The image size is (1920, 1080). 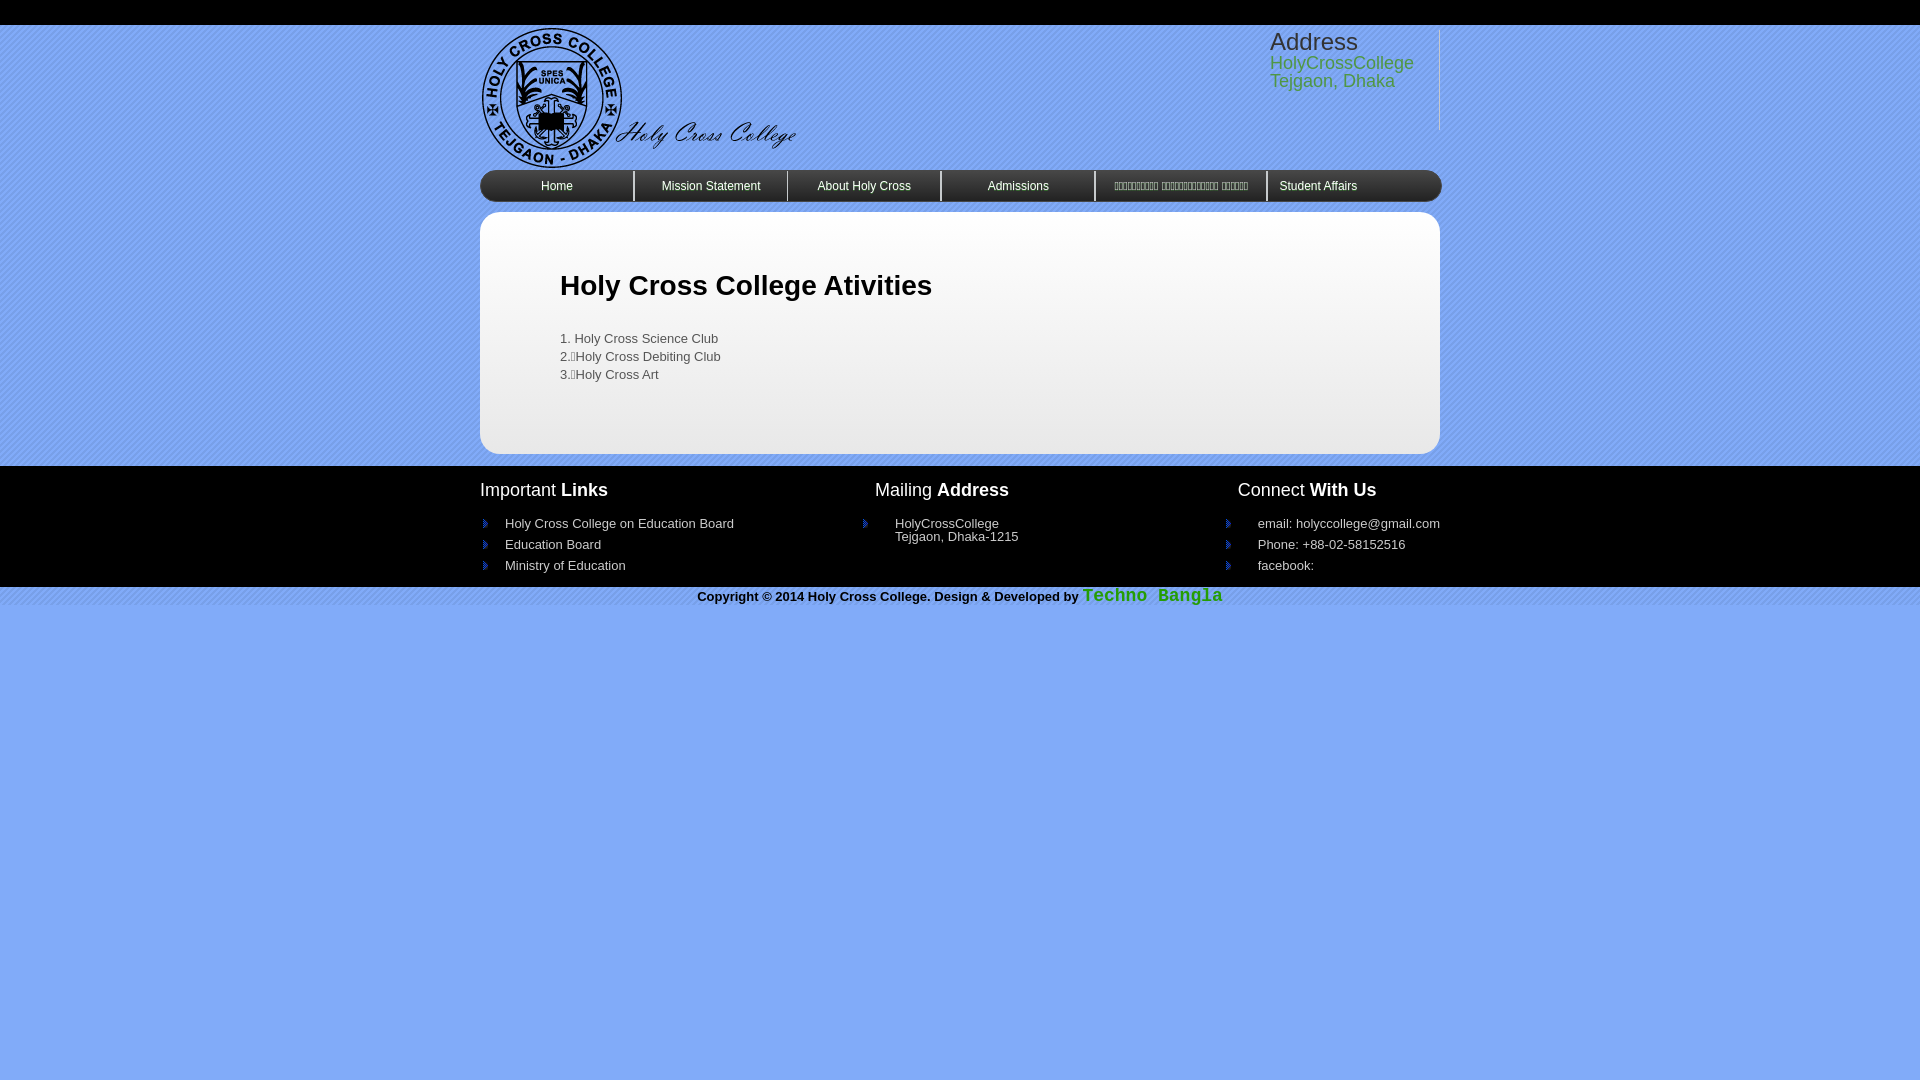 What do you see at coordinates (710, 185) in the screenshot?
I see `'Mission Statement'` at bounding box center [710, 185].